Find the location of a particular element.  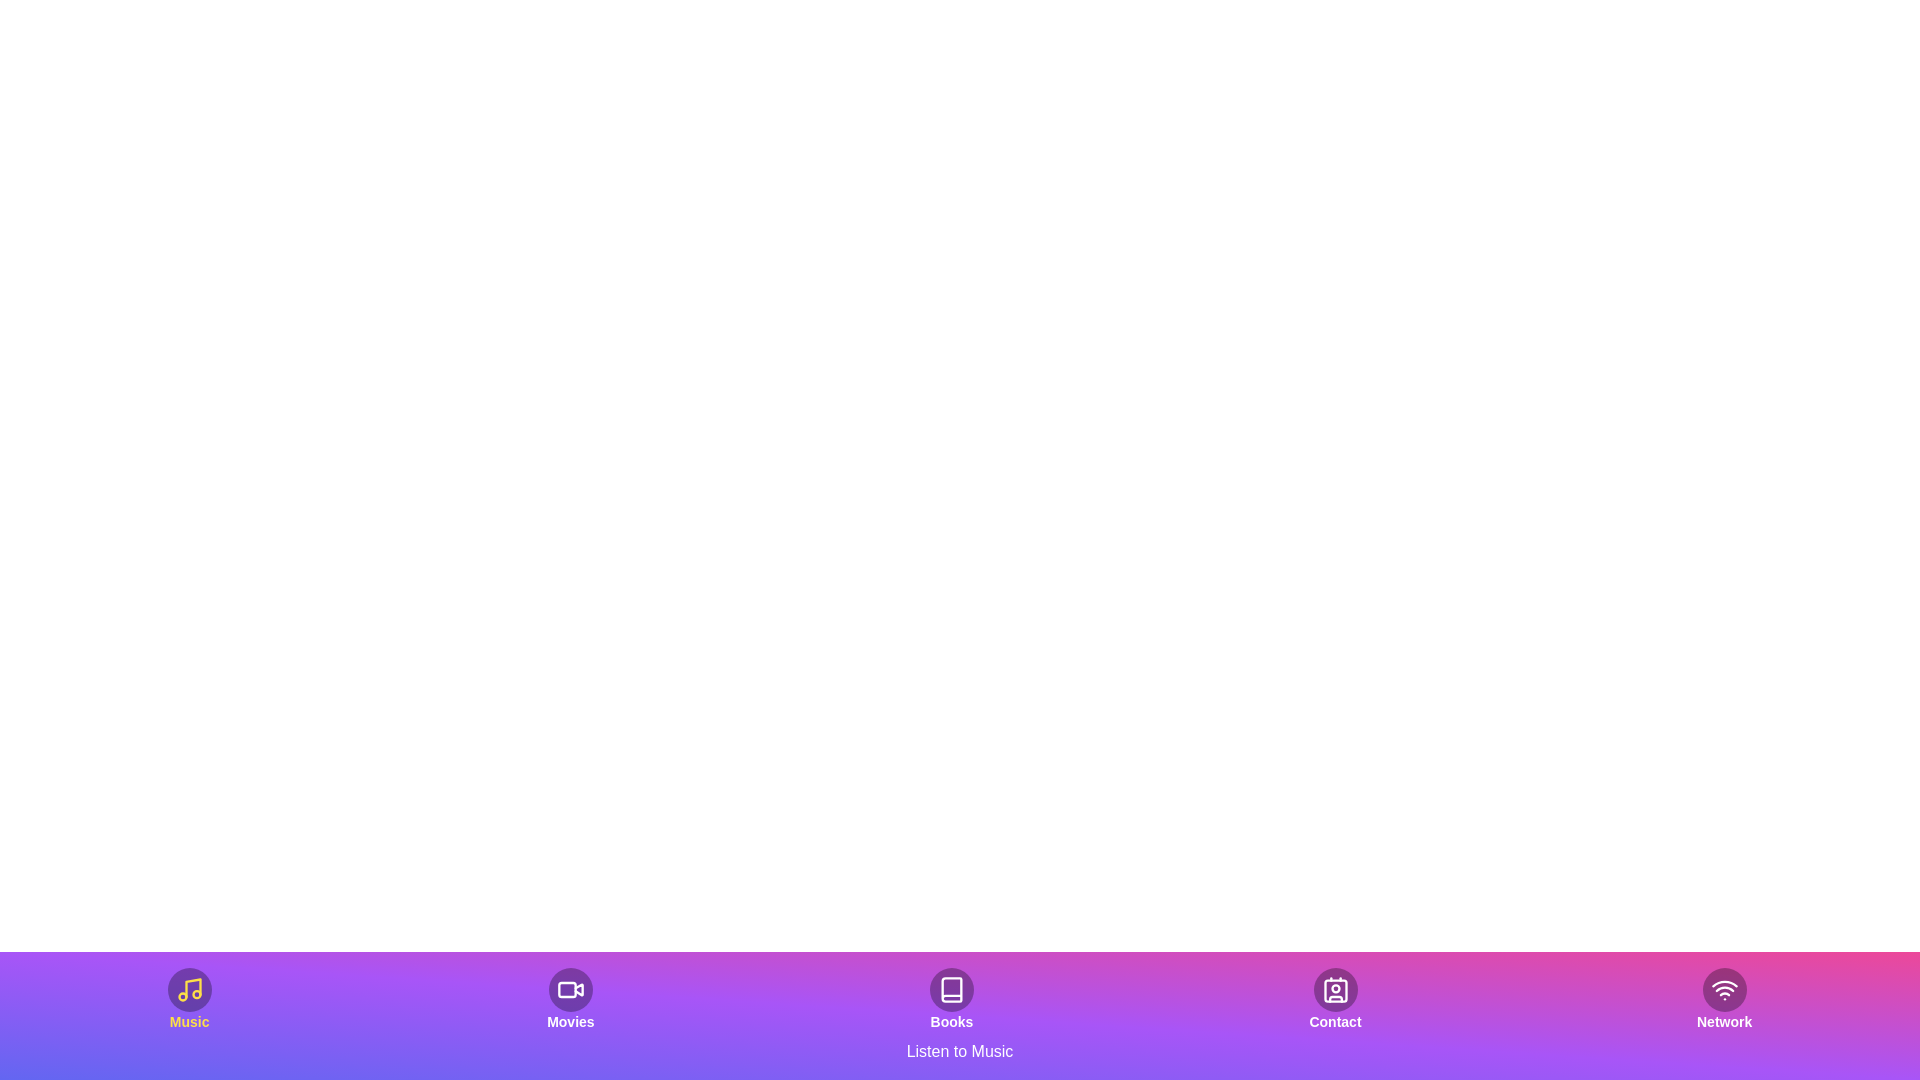

the button labeled 'Network' to observe the visual effect is located at coordinates (1723, 999).